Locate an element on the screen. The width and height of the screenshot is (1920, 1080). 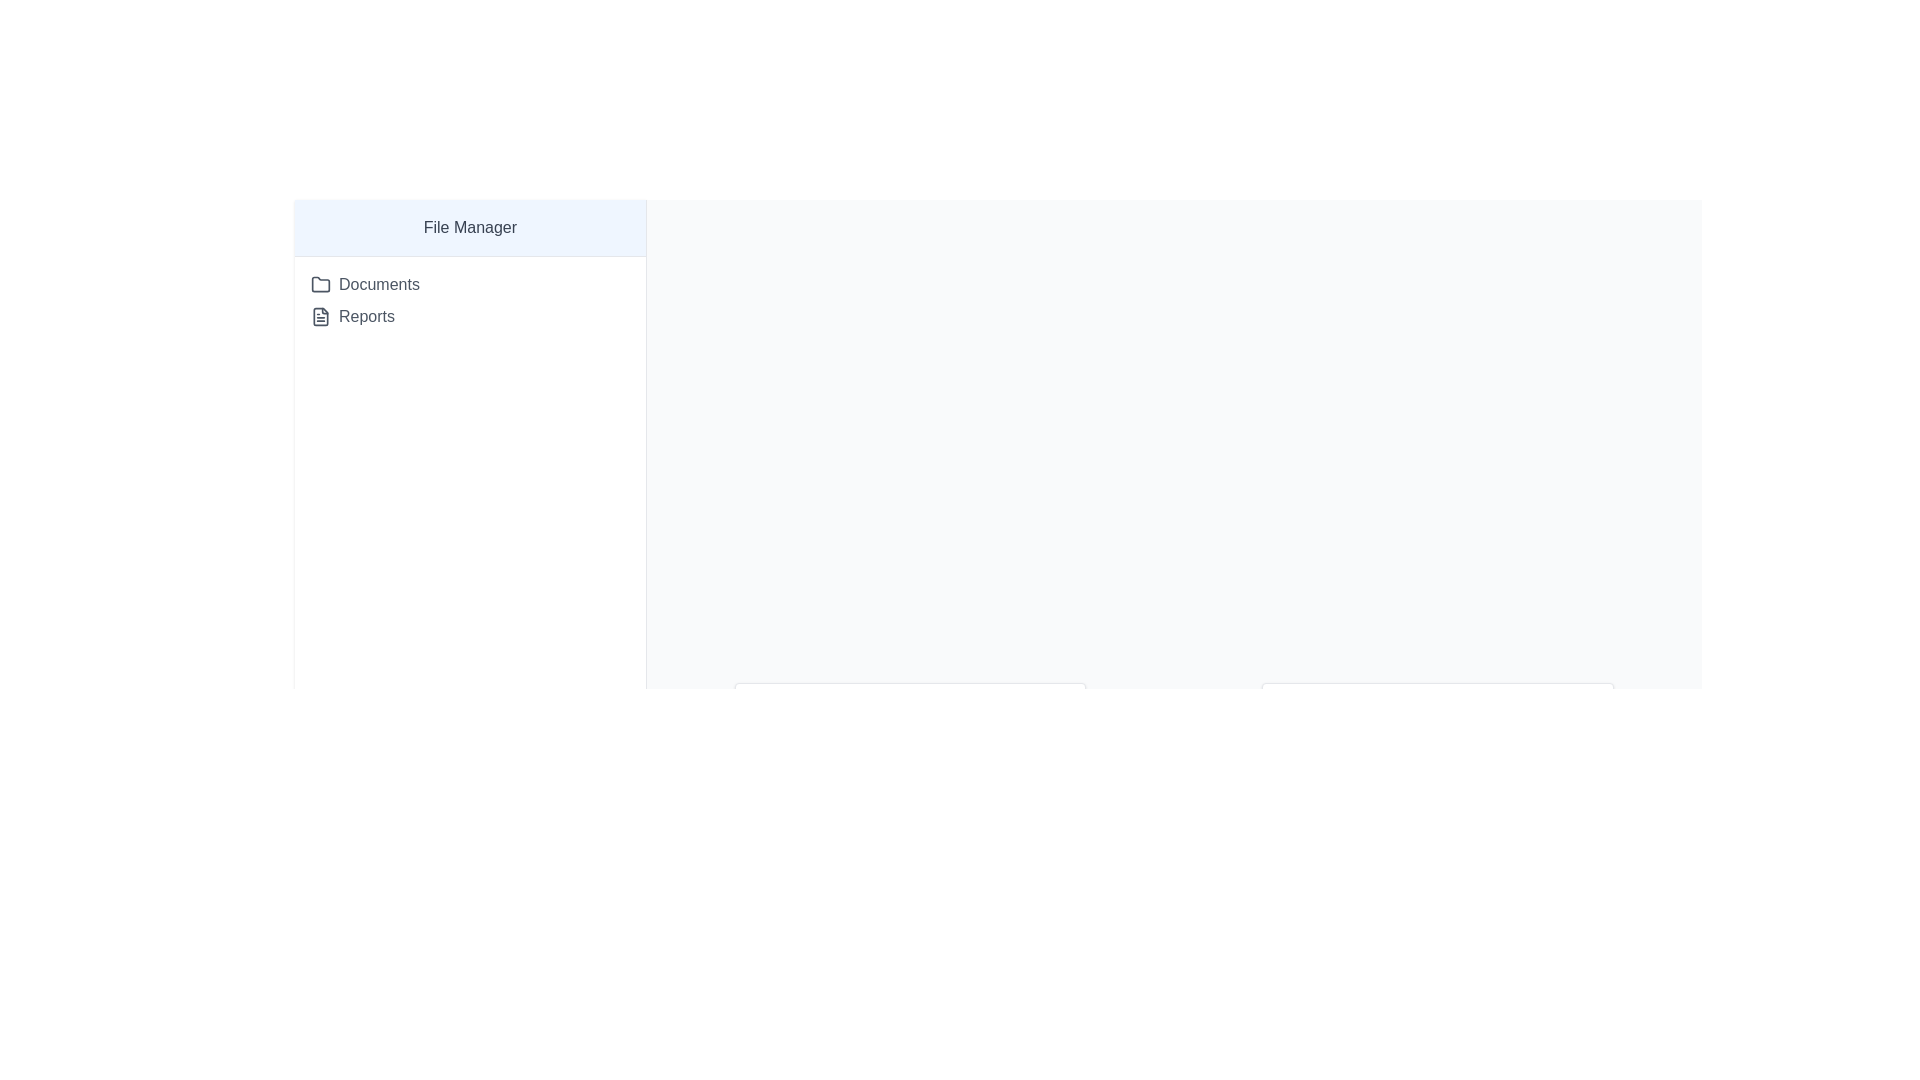
the first item in the left vertical panel below the 'File Manager' label to change its text color is located at coordinates (365, 285).